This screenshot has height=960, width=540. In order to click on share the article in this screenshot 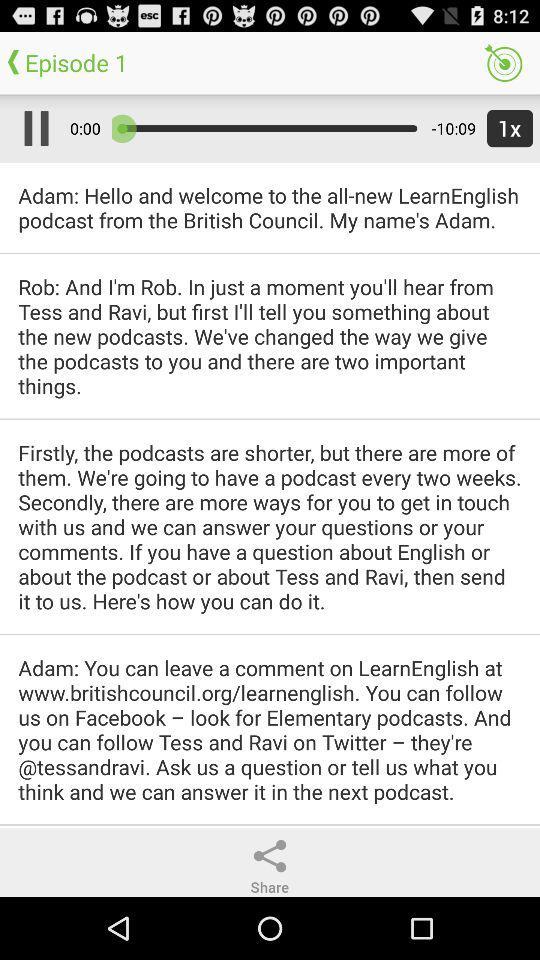, I will do `click(270, 855)`.